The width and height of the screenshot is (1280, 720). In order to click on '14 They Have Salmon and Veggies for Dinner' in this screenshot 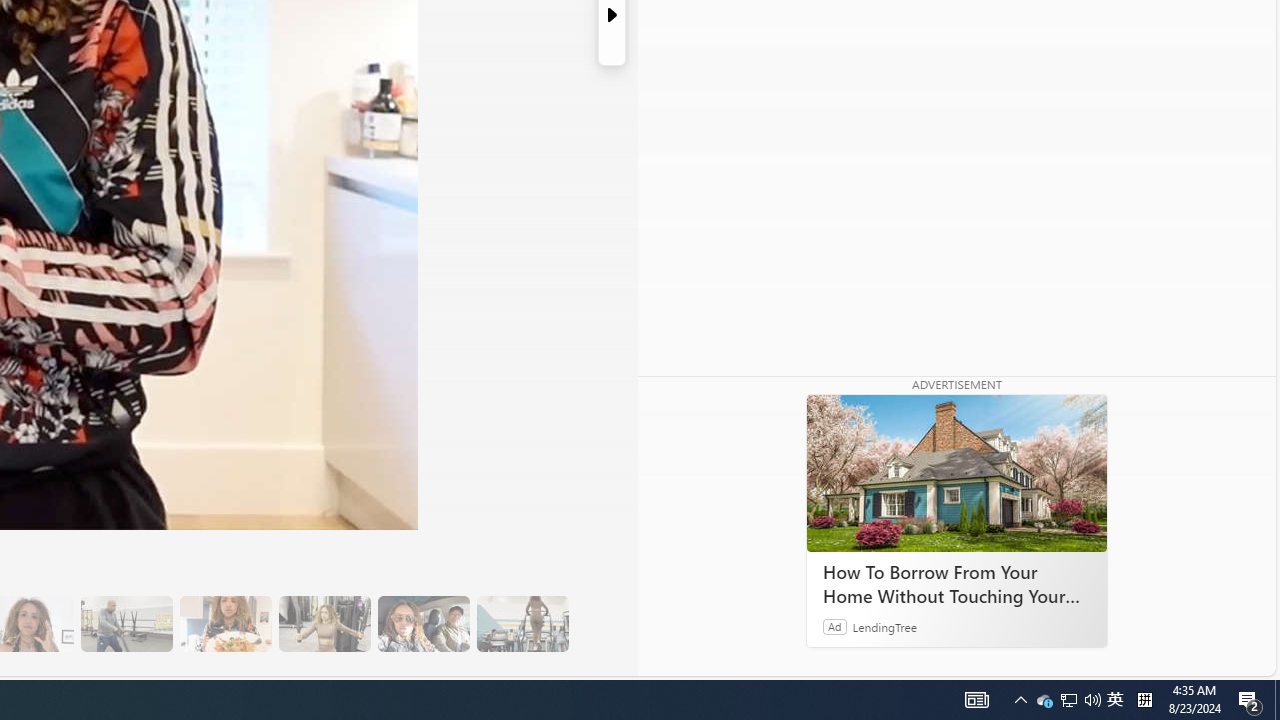, I will do `click(225, 623)`.